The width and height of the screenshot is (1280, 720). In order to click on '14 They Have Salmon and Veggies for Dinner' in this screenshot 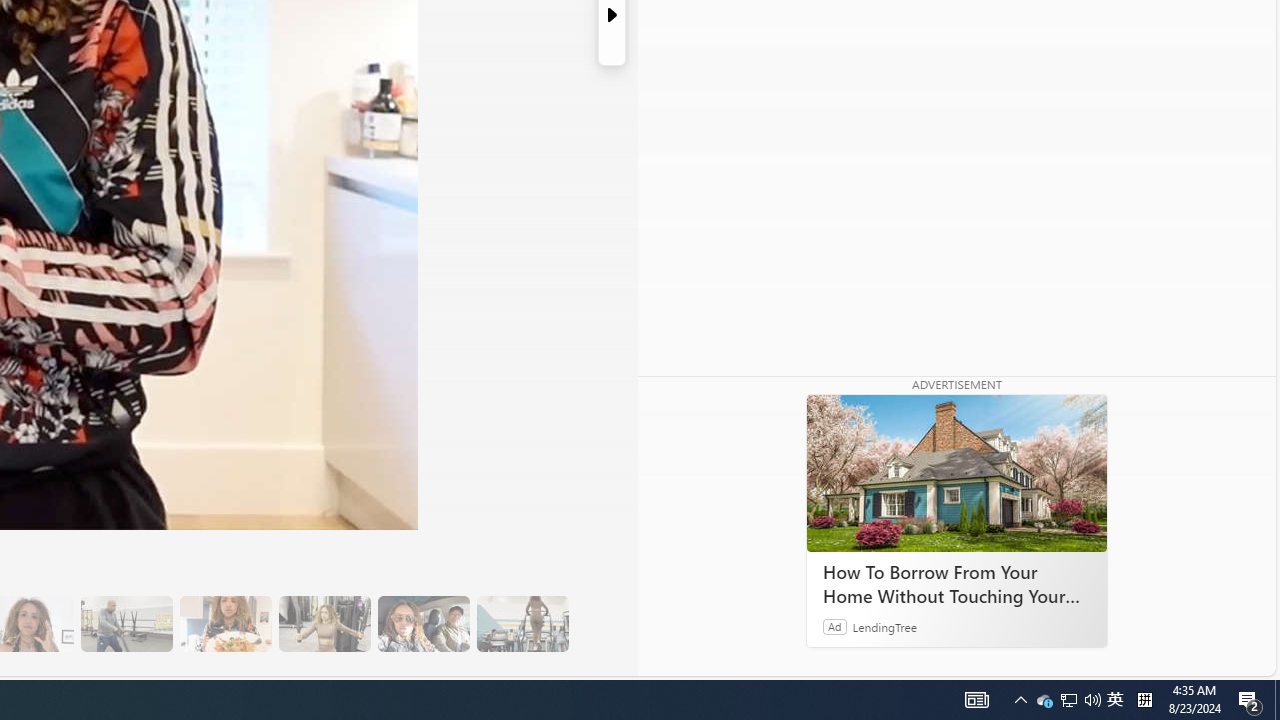, I will do `click(225, 623)`.